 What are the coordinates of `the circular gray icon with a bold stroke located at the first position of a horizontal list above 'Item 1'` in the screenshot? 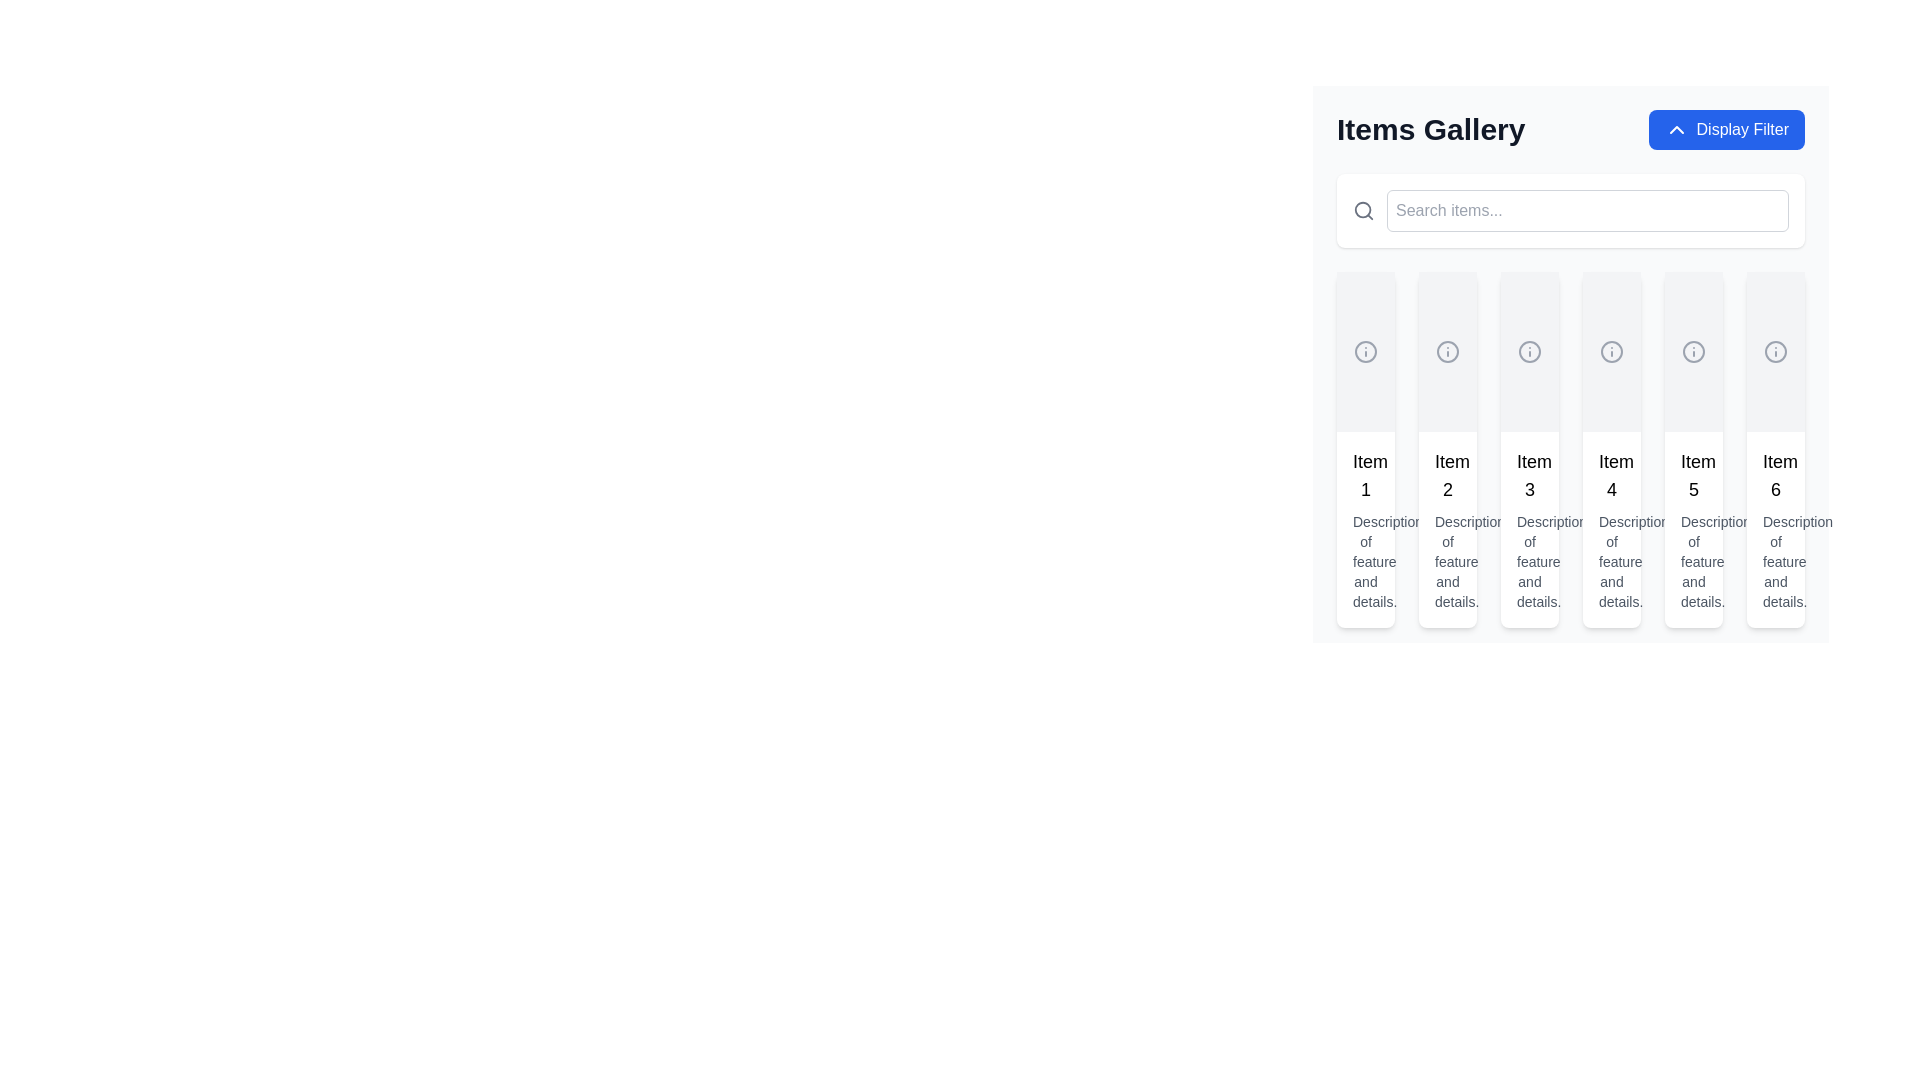 It's located at (1365, 350).